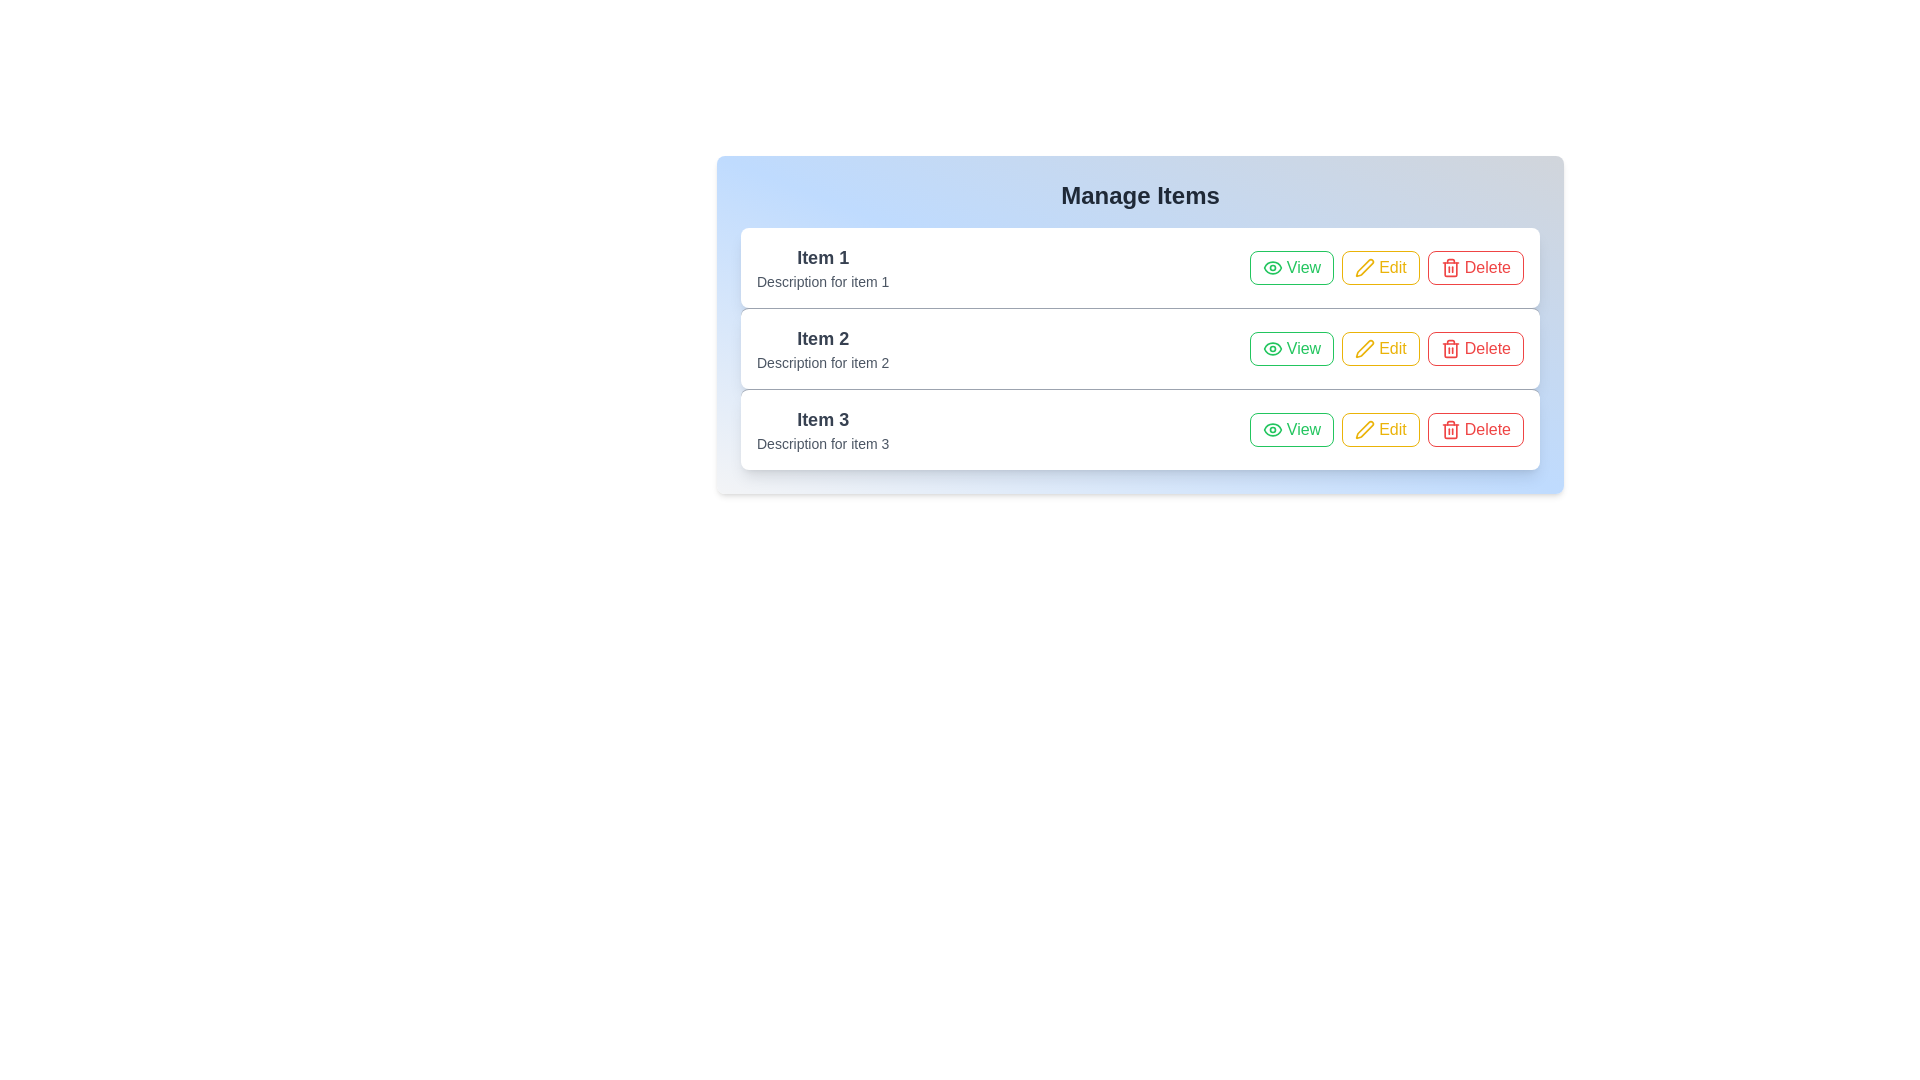 The image size is (1920, 1080). Describe the element at coordinates (1475, 428) in the screenshot. I see `delete button for the item labeled Item 3` at that location.